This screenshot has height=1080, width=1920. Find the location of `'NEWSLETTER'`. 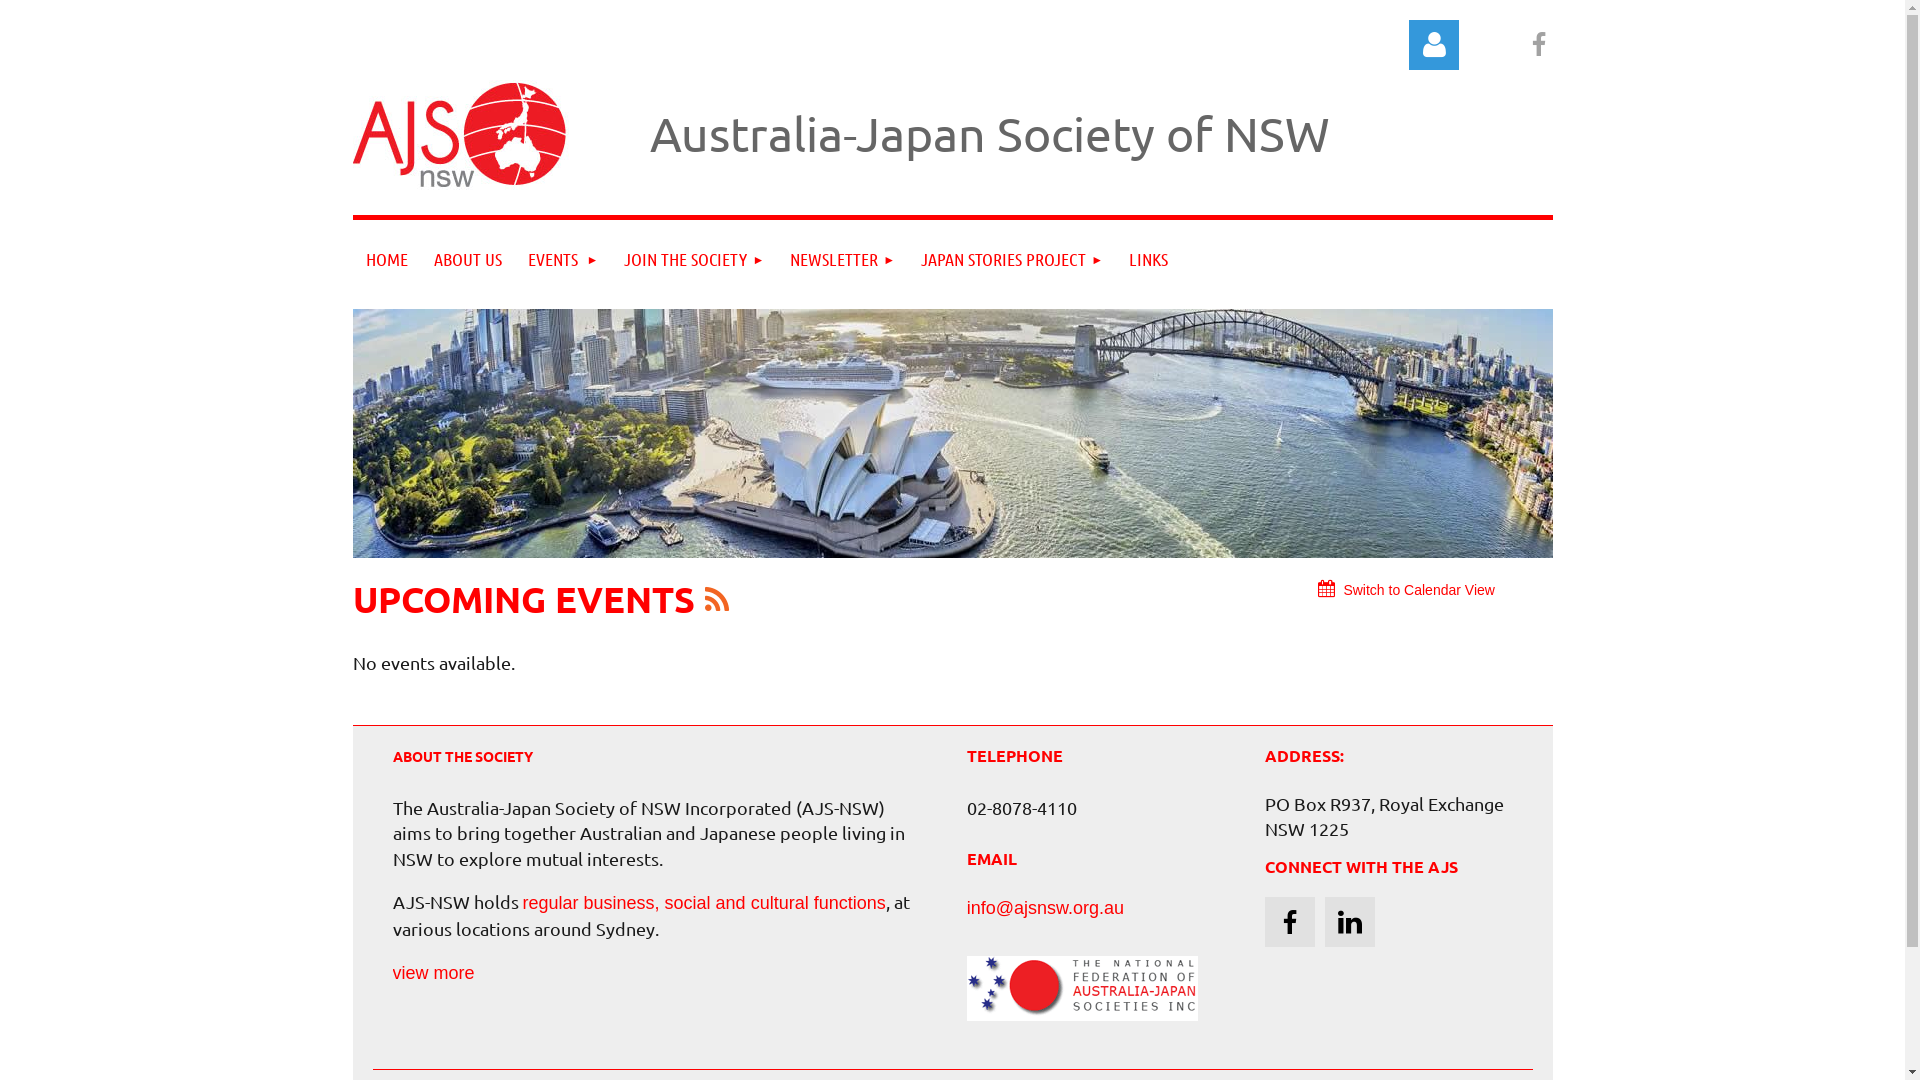

'NEWSLETTER' is located at coordinates (842, 258).